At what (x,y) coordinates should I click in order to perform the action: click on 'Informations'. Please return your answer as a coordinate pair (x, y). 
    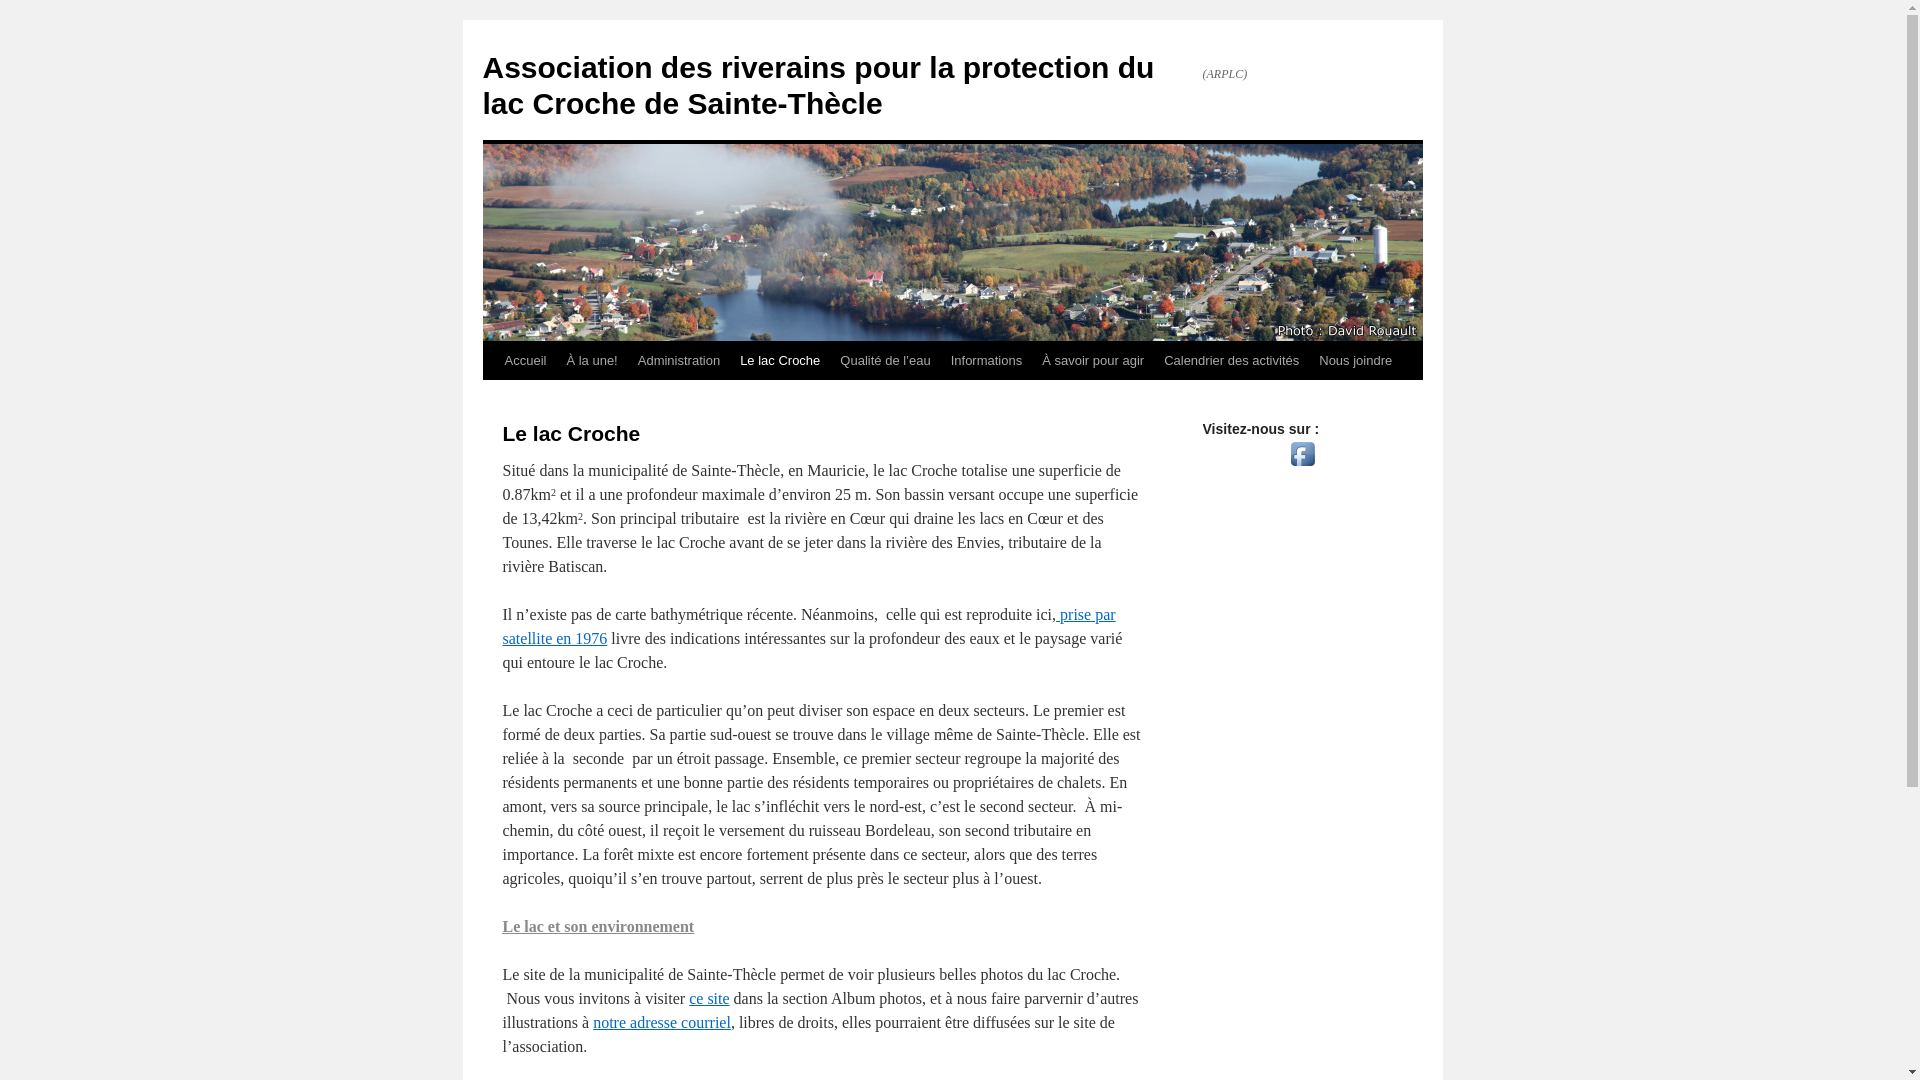
    Looking at the image, I should click on (987, 361).